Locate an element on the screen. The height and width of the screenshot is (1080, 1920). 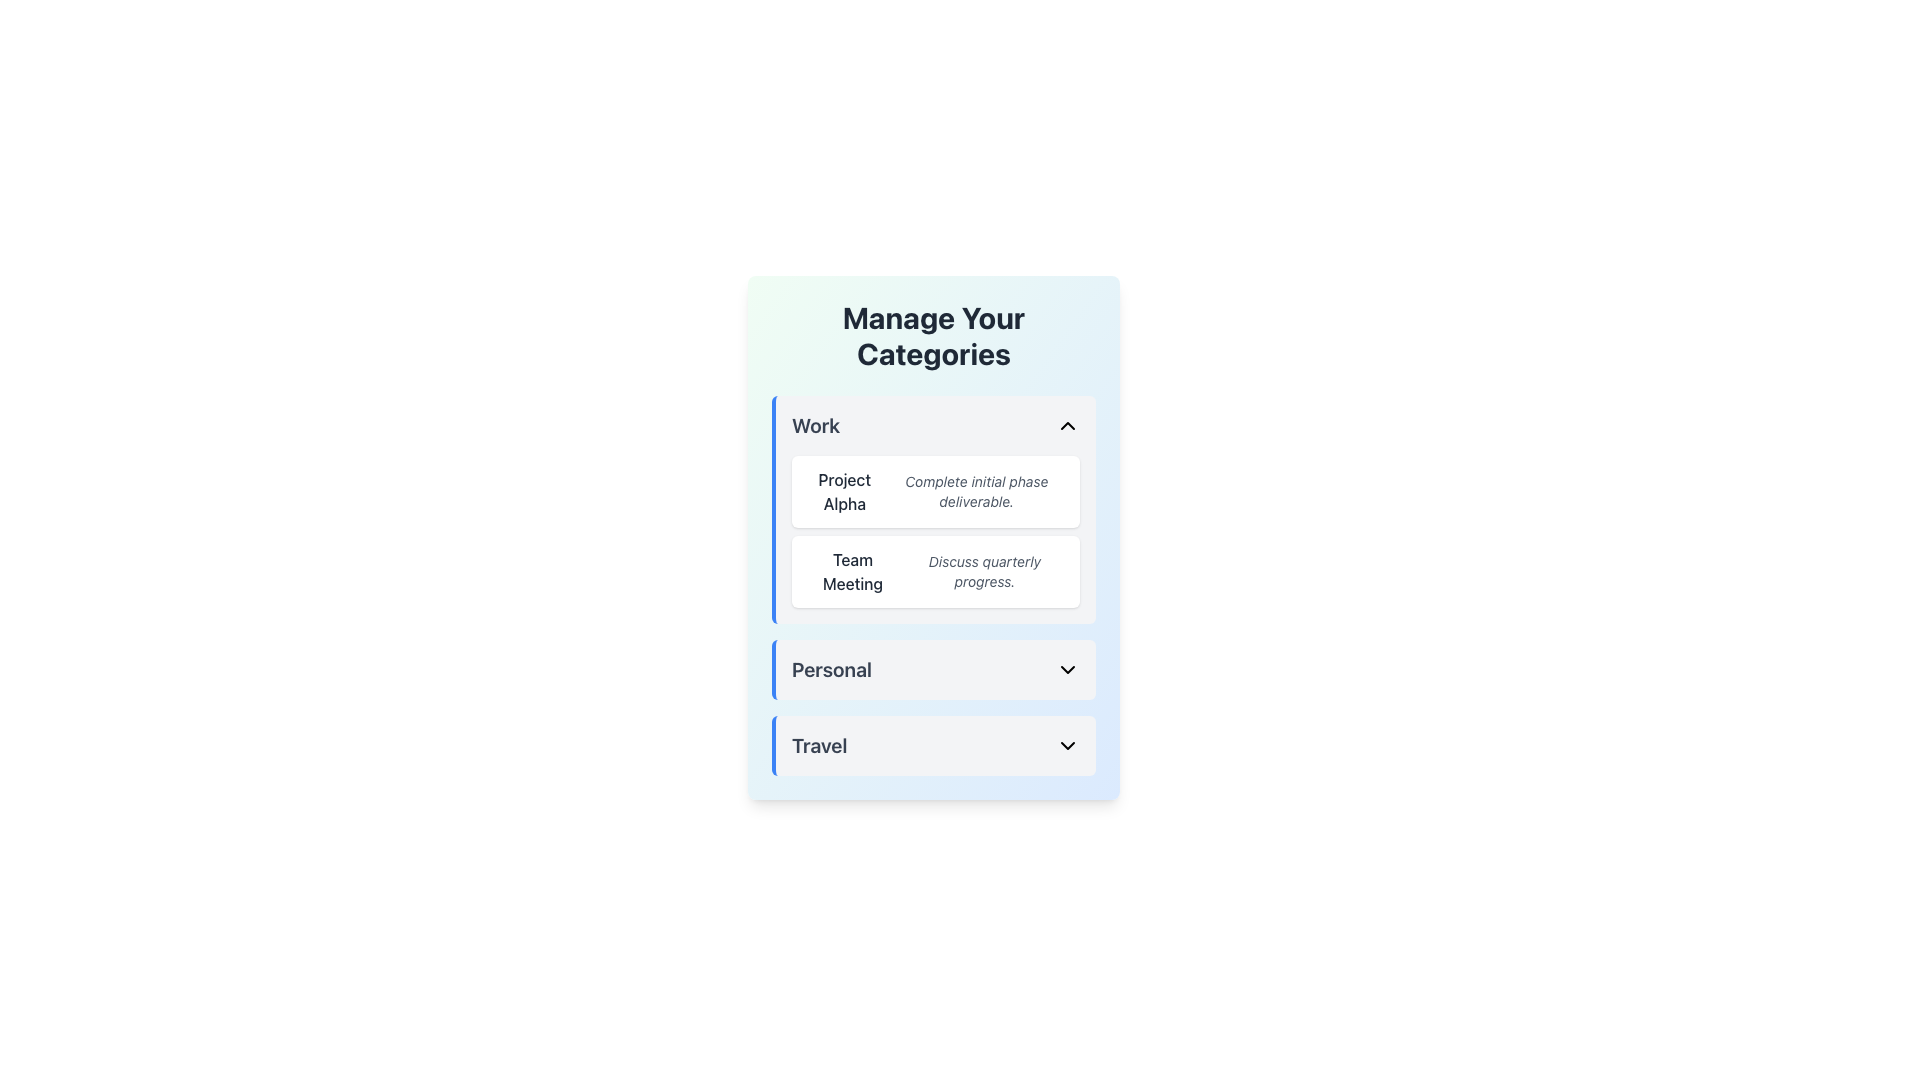
the dropdown indicator chevron icon located at the far-right end of the 'Travel' section to trigger a hover effect or tooltip is located at coordinates (1067, 745).